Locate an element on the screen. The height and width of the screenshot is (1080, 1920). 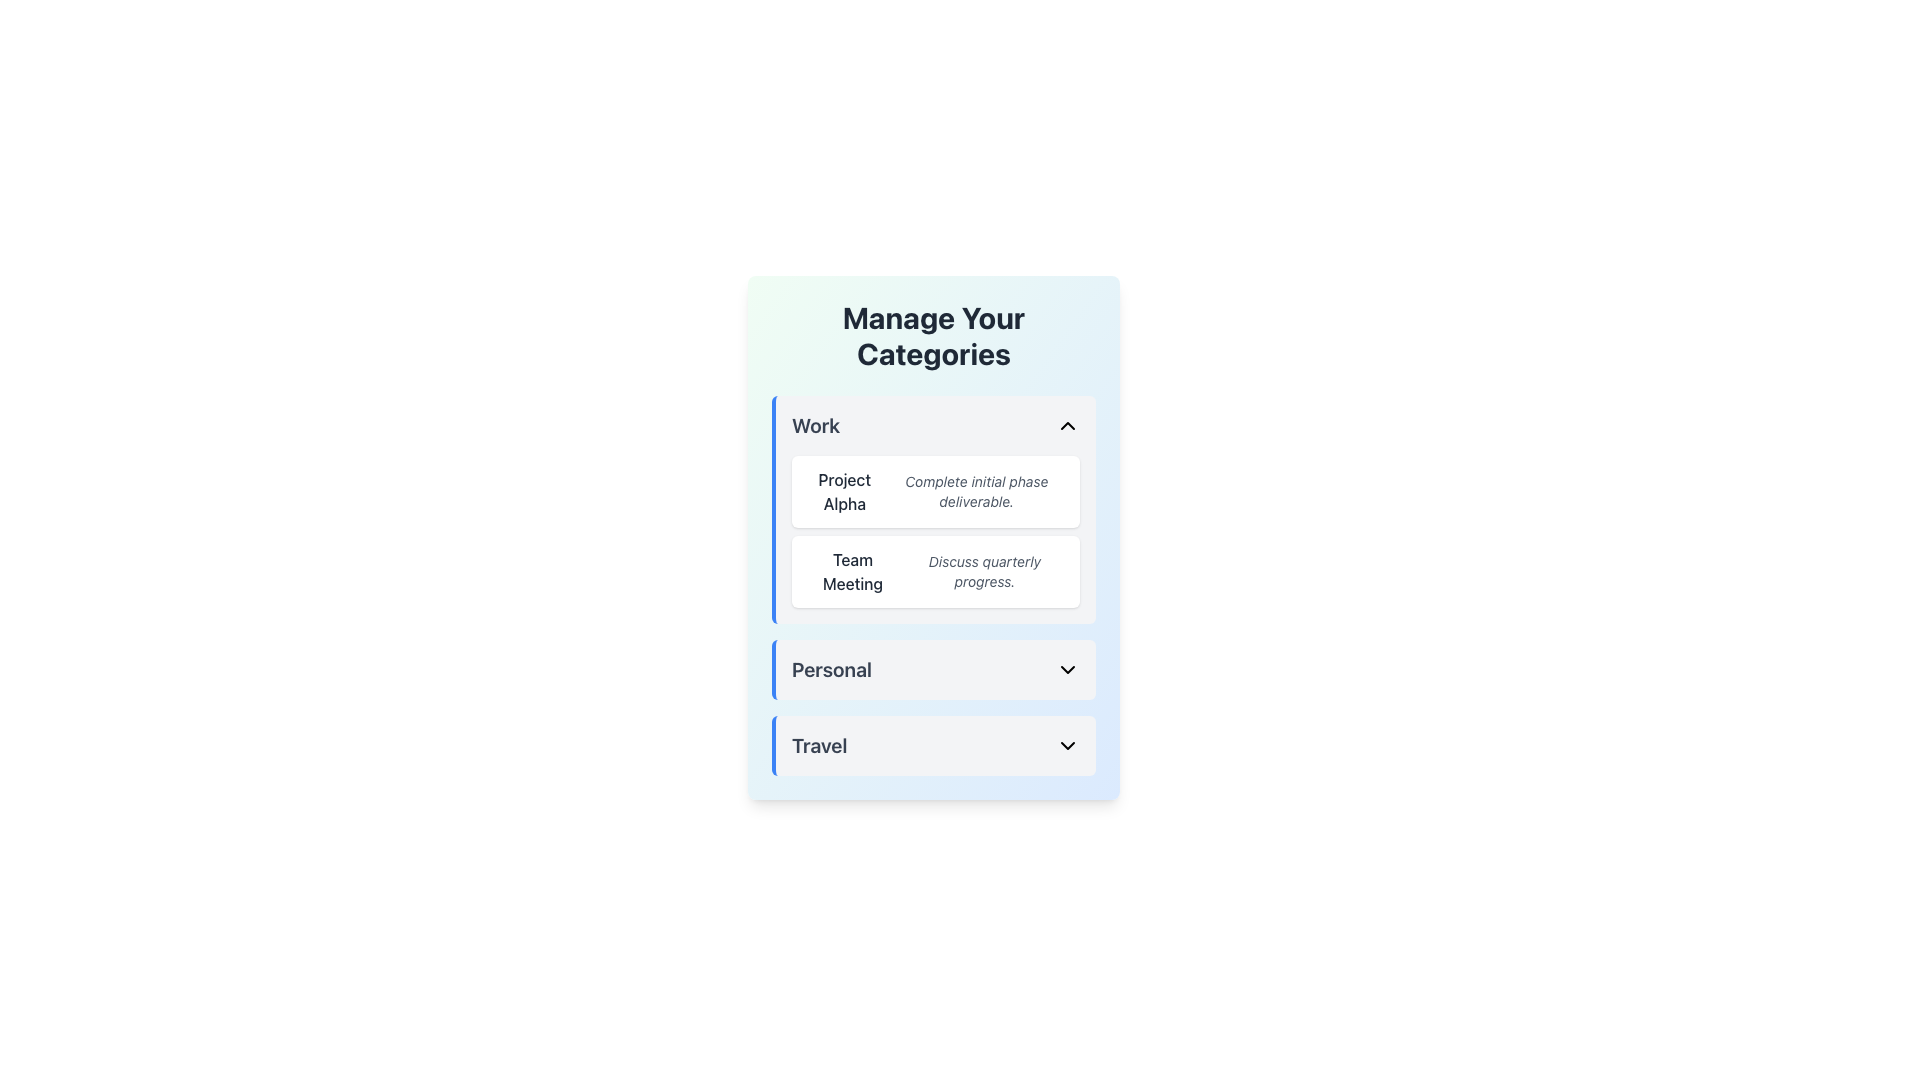
the dropdown indicator chevron icon located at the far-right end of the 'Travel' section to trigger a hover effect or tooltip is located at coordinates (1067, 745).